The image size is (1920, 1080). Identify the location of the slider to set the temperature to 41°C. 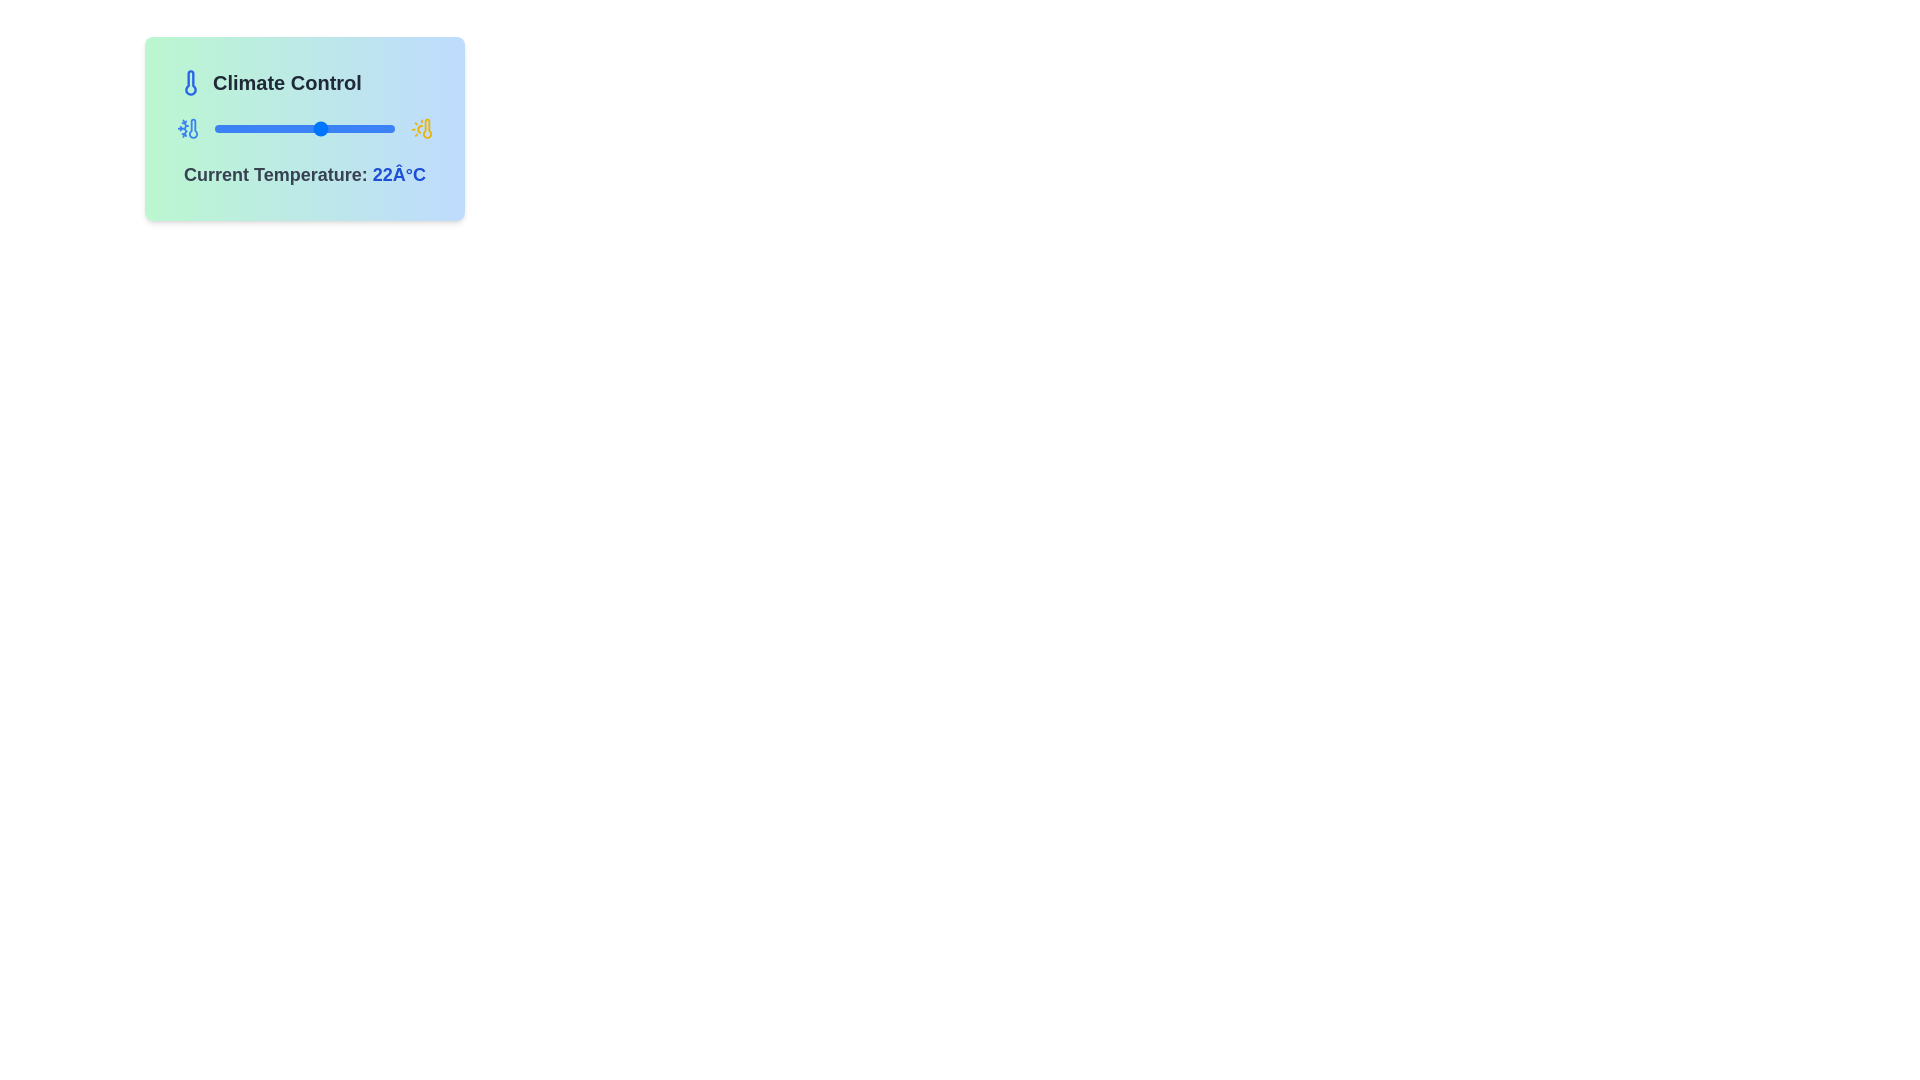
(371, 128).